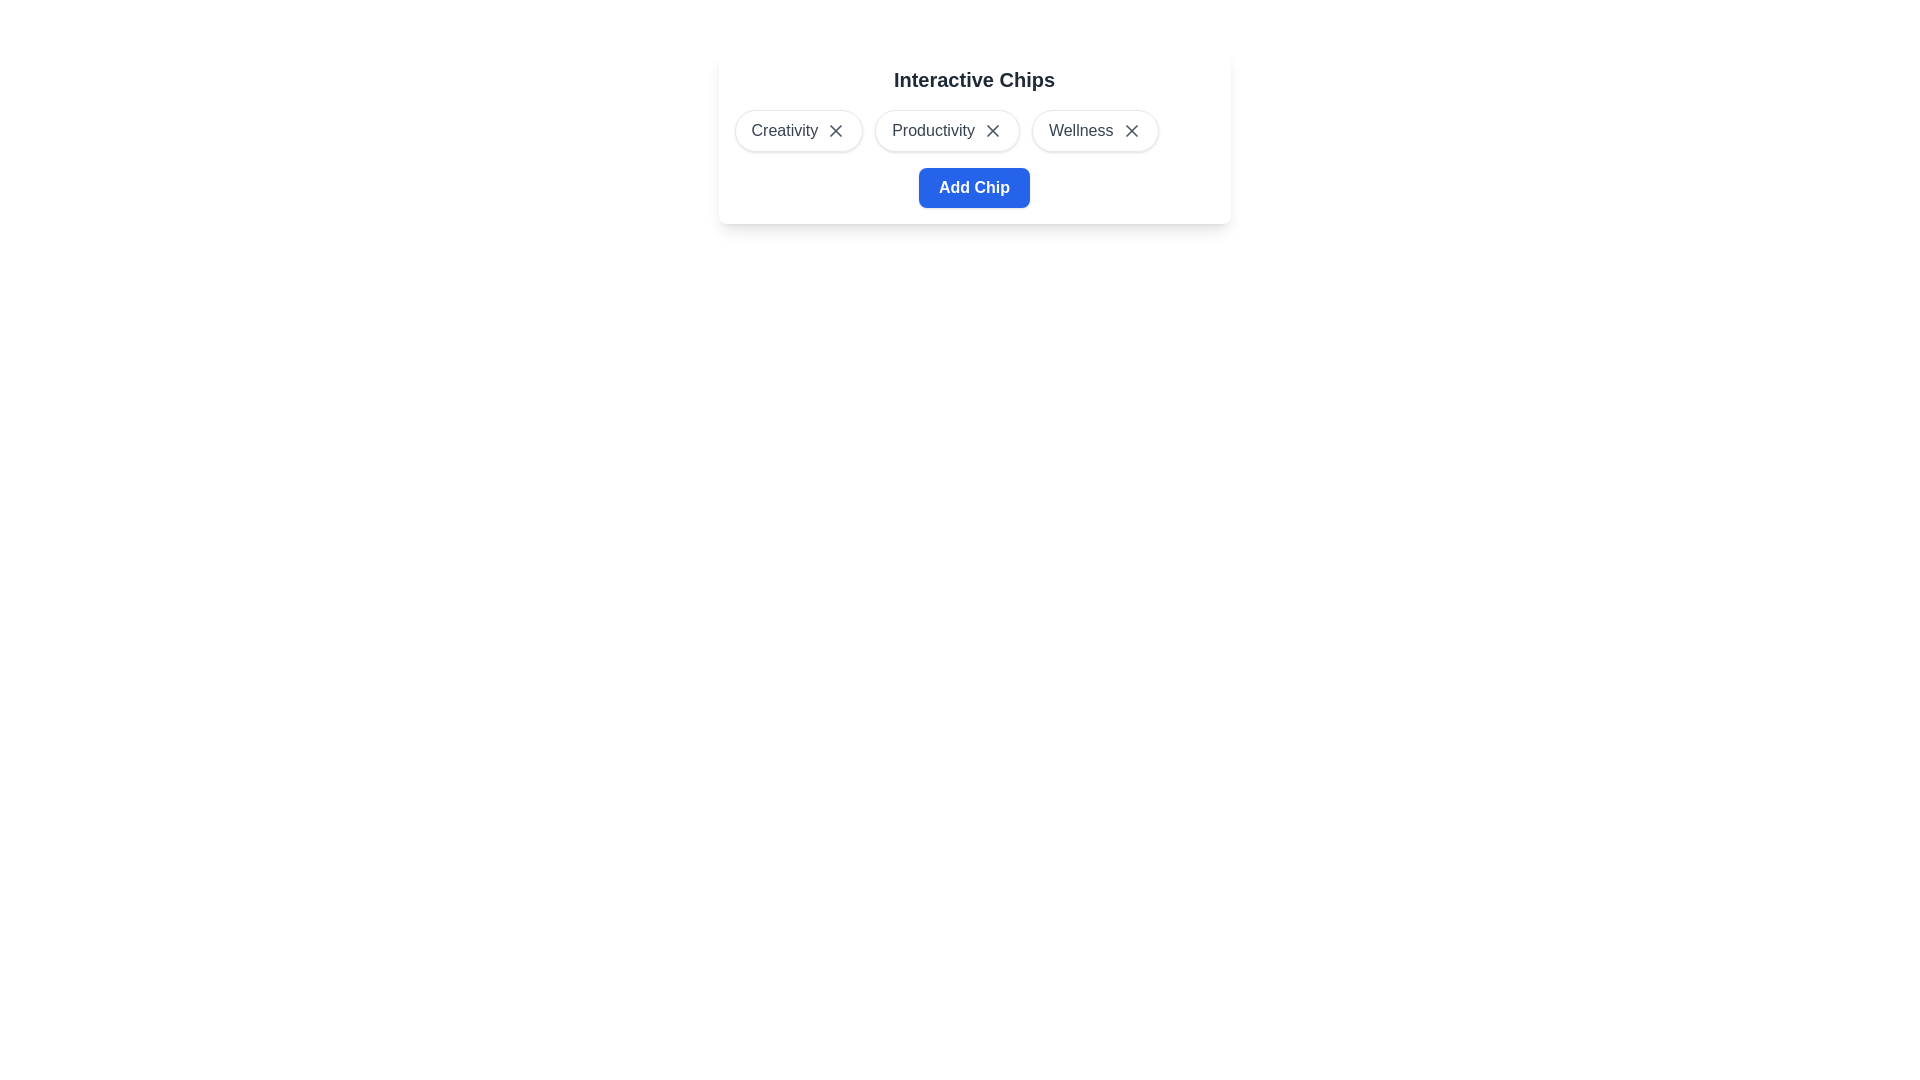 This screenshot has height=1080, width=1920. What do you see at coordinates (836, 131) in the screenshot?
I see `the close/remove icon represented by an 'X' symbol located within the first interactive chip labeled 'Creativity'` at bounding box center [836, 131].